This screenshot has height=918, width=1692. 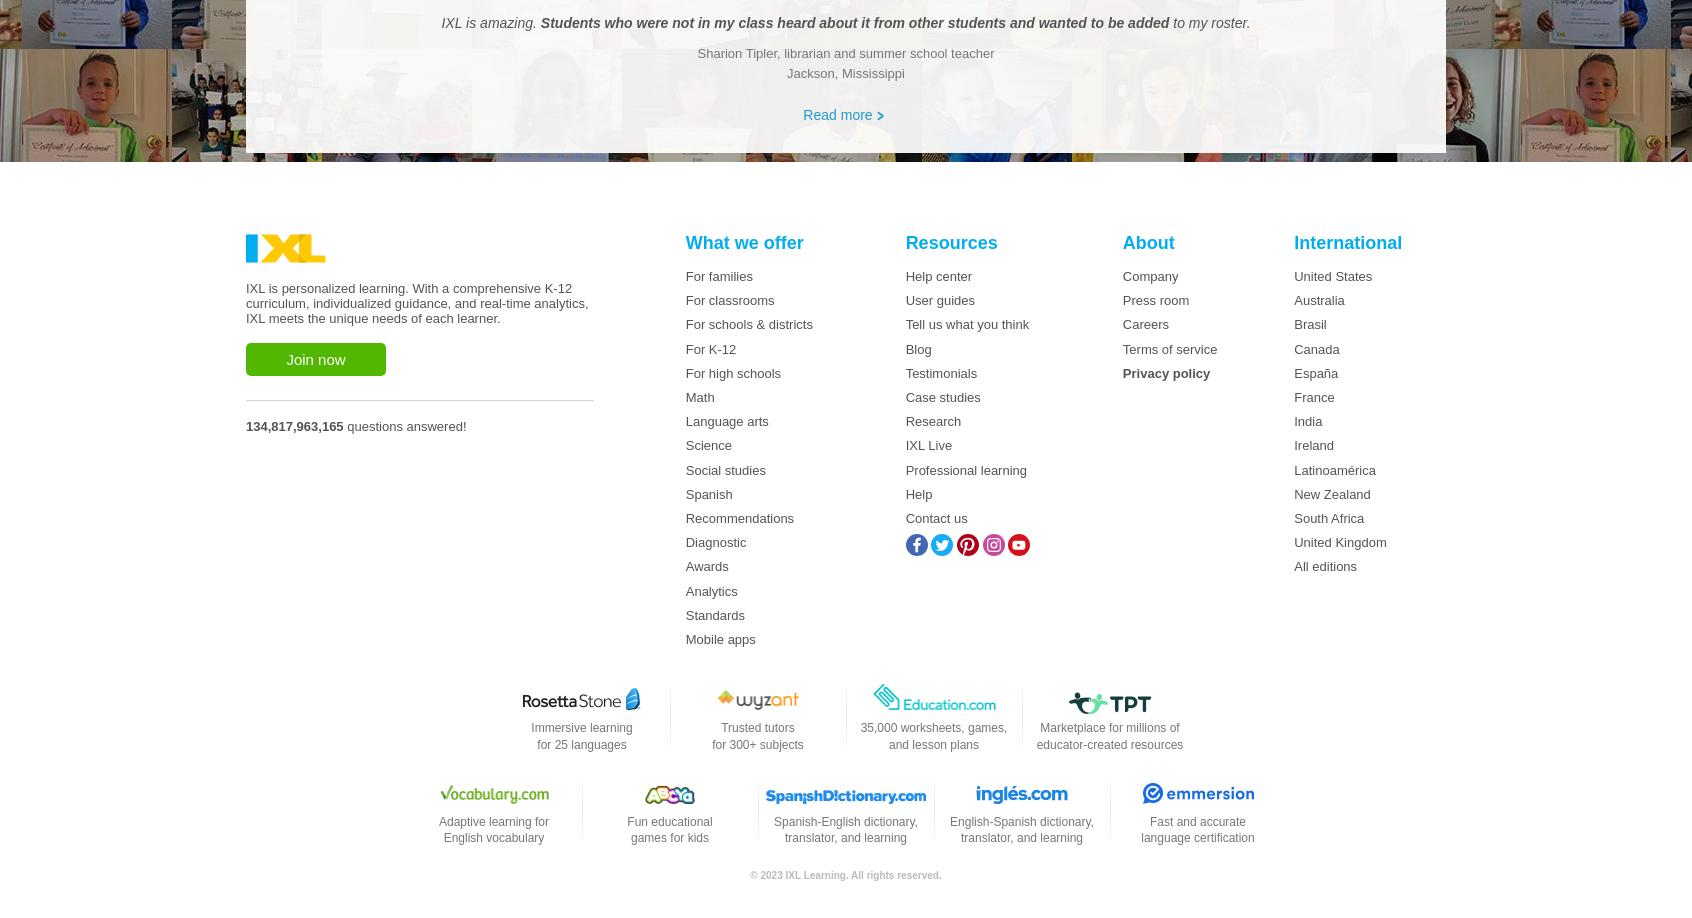 I want to click on 'English-Spanish dictionary,', so click(x=1020, y=820).